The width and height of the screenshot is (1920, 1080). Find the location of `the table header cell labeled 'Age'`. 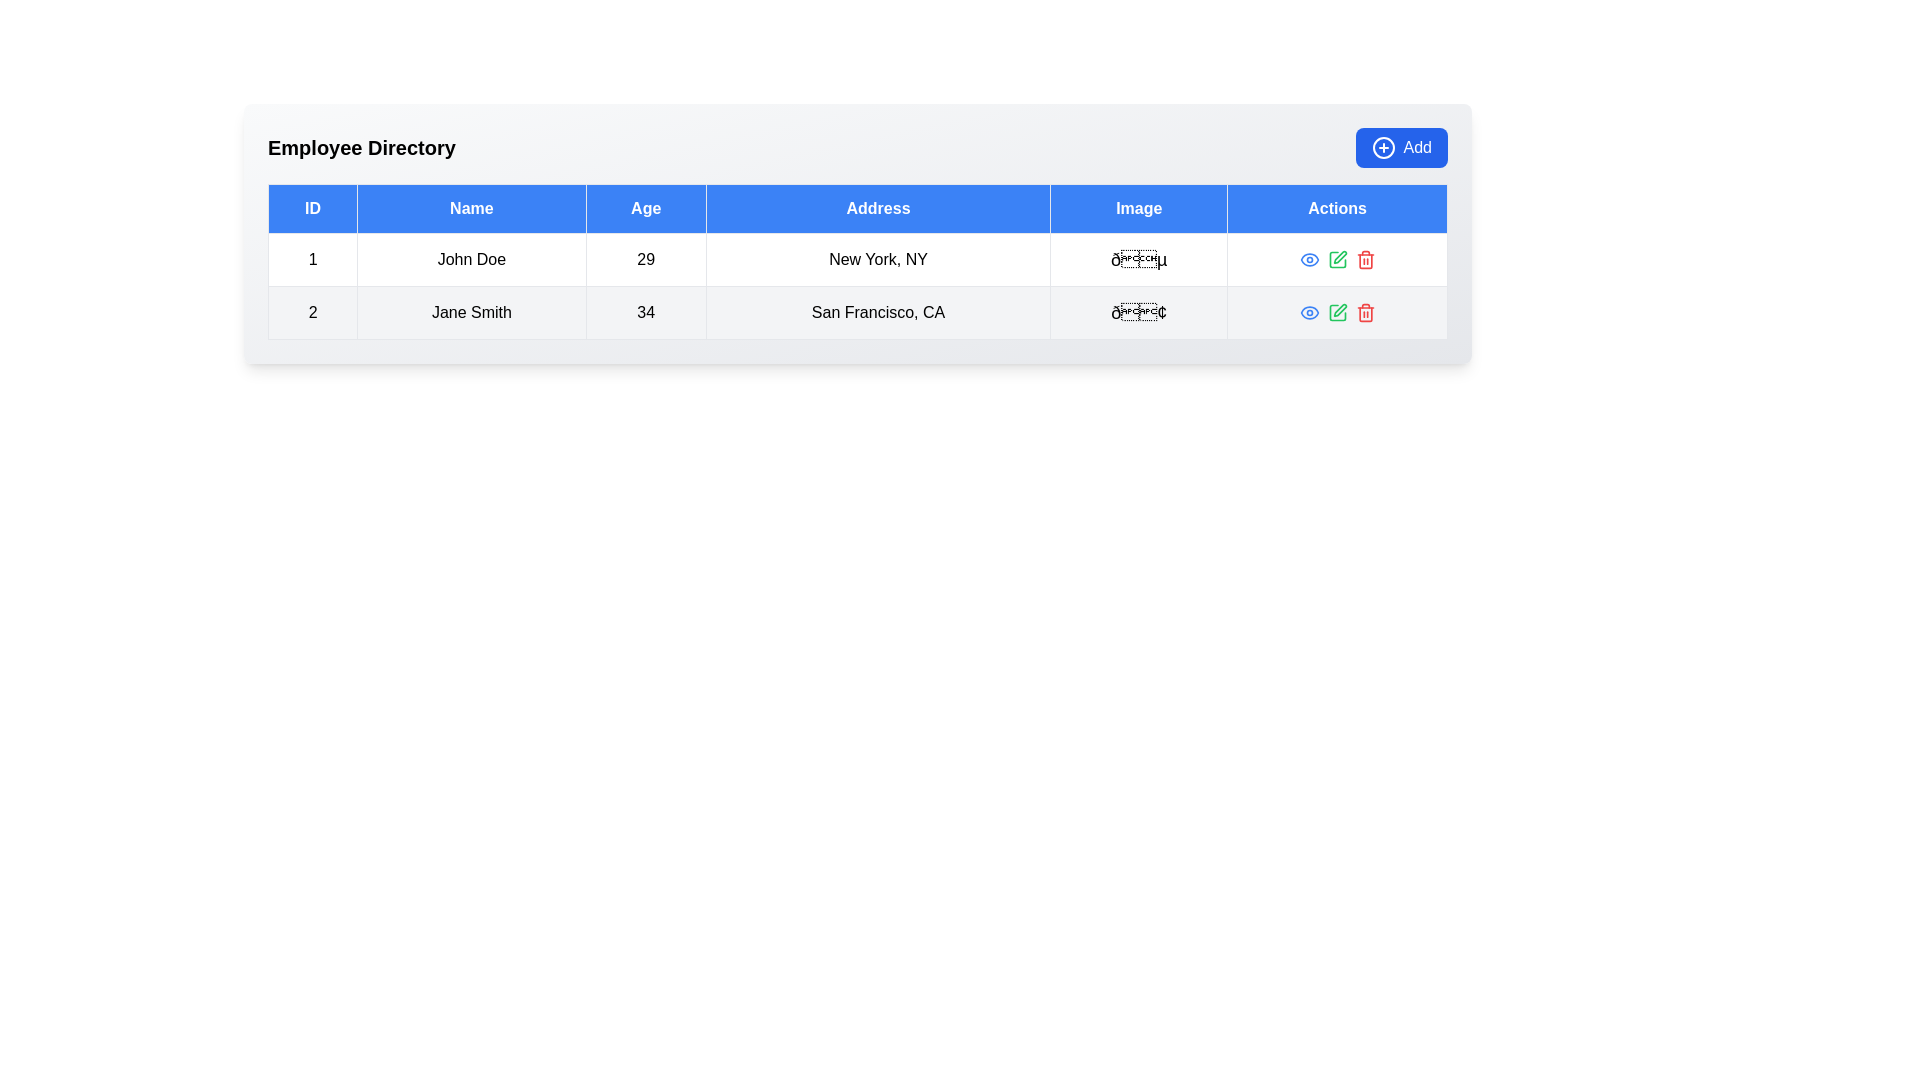

the table header cell labeled 'Age' is located at coordinates (646, 208).